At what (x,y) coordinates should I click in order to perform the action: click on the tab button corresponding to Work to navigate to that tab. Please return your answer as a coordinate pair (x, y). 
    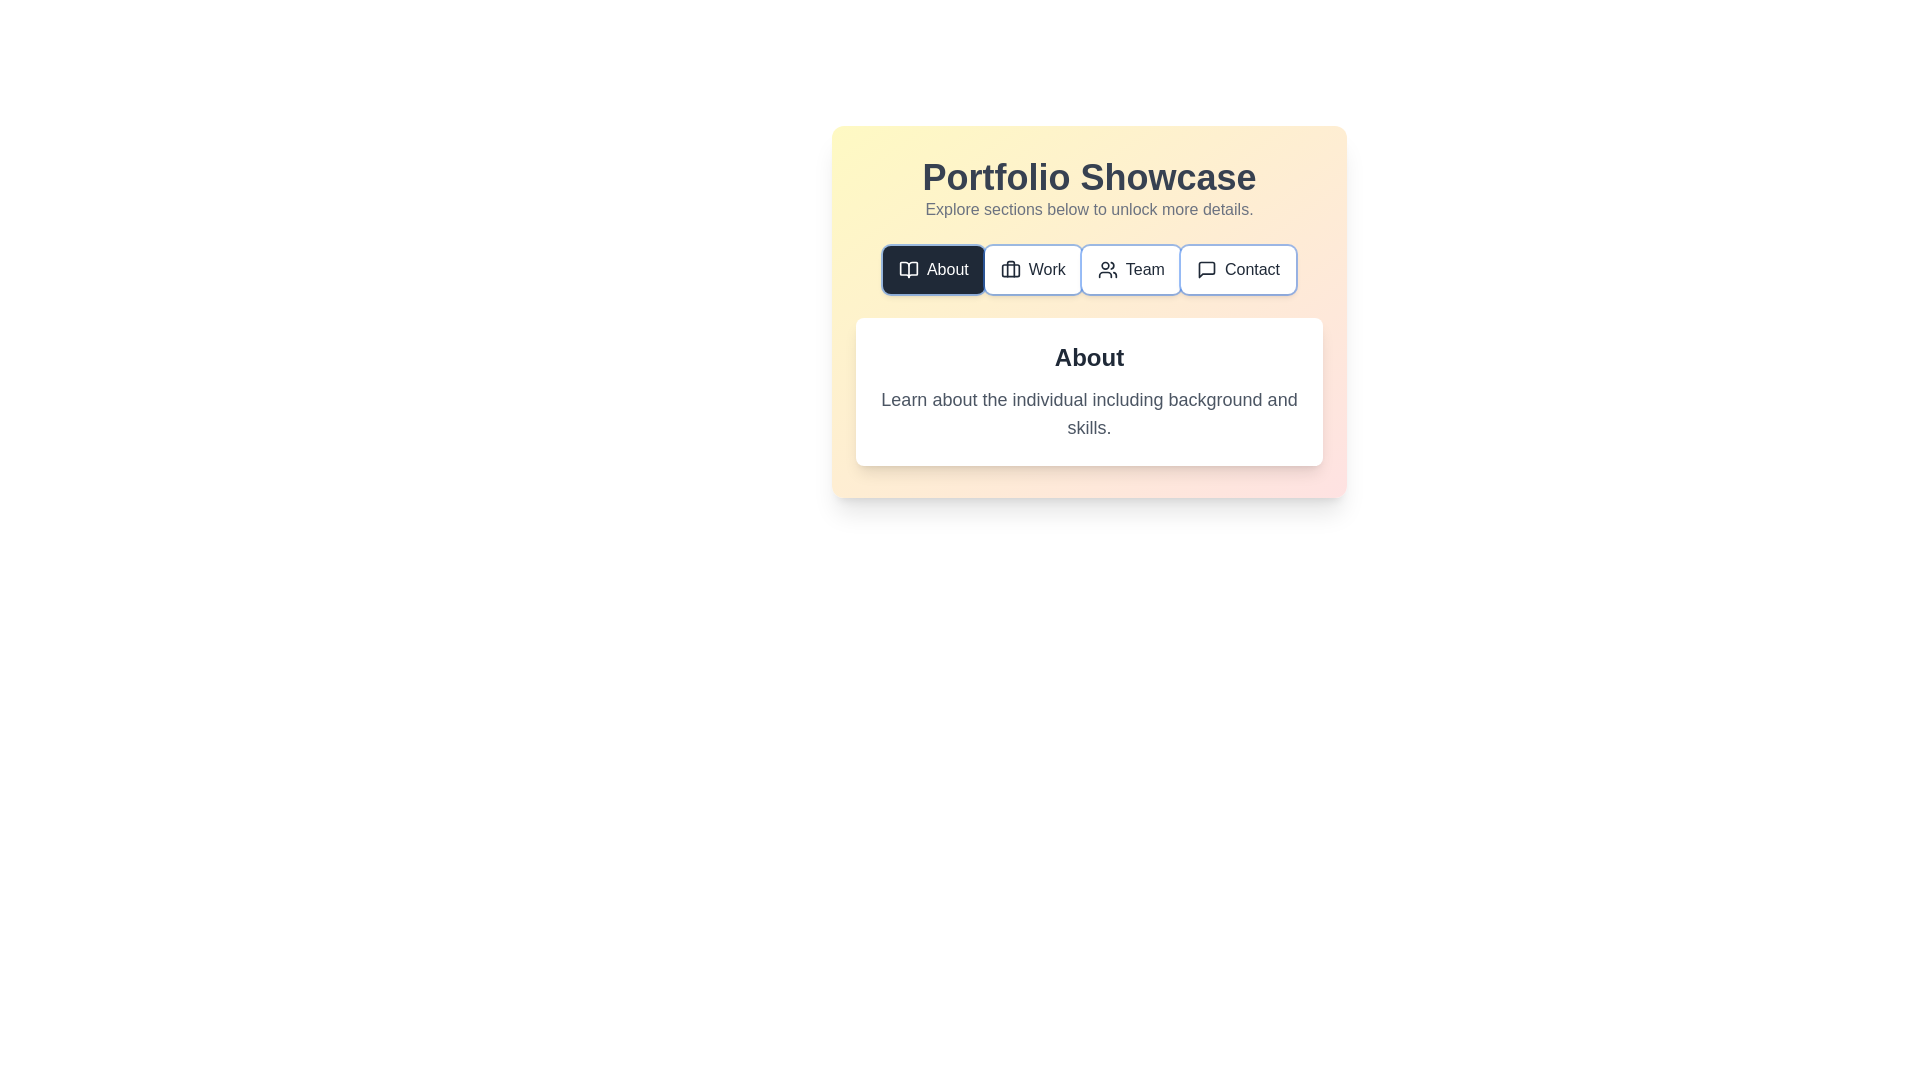
    Looking at the image, I should click on (1033, 270).